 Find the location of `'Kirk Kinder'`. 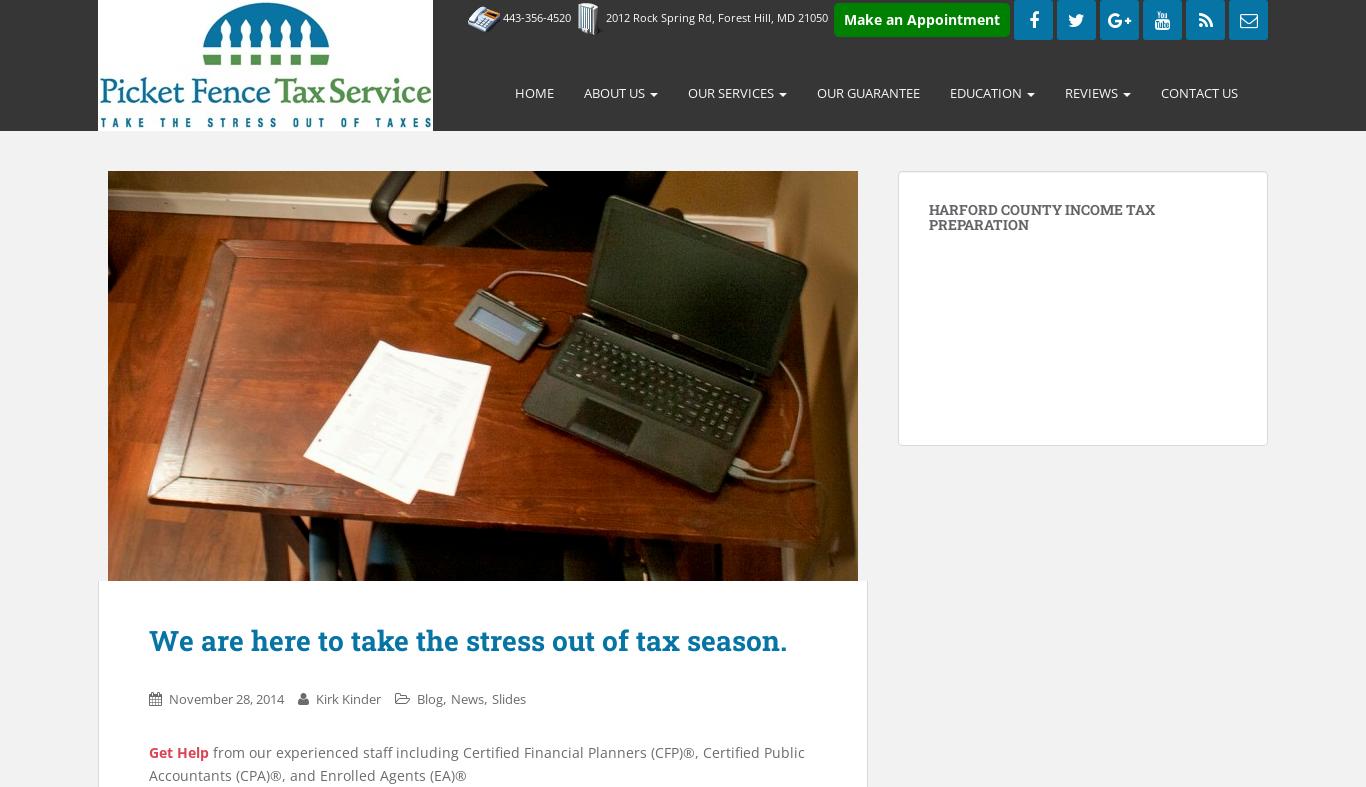

'Kirk Kinder' is located at coordinates (347, 697).